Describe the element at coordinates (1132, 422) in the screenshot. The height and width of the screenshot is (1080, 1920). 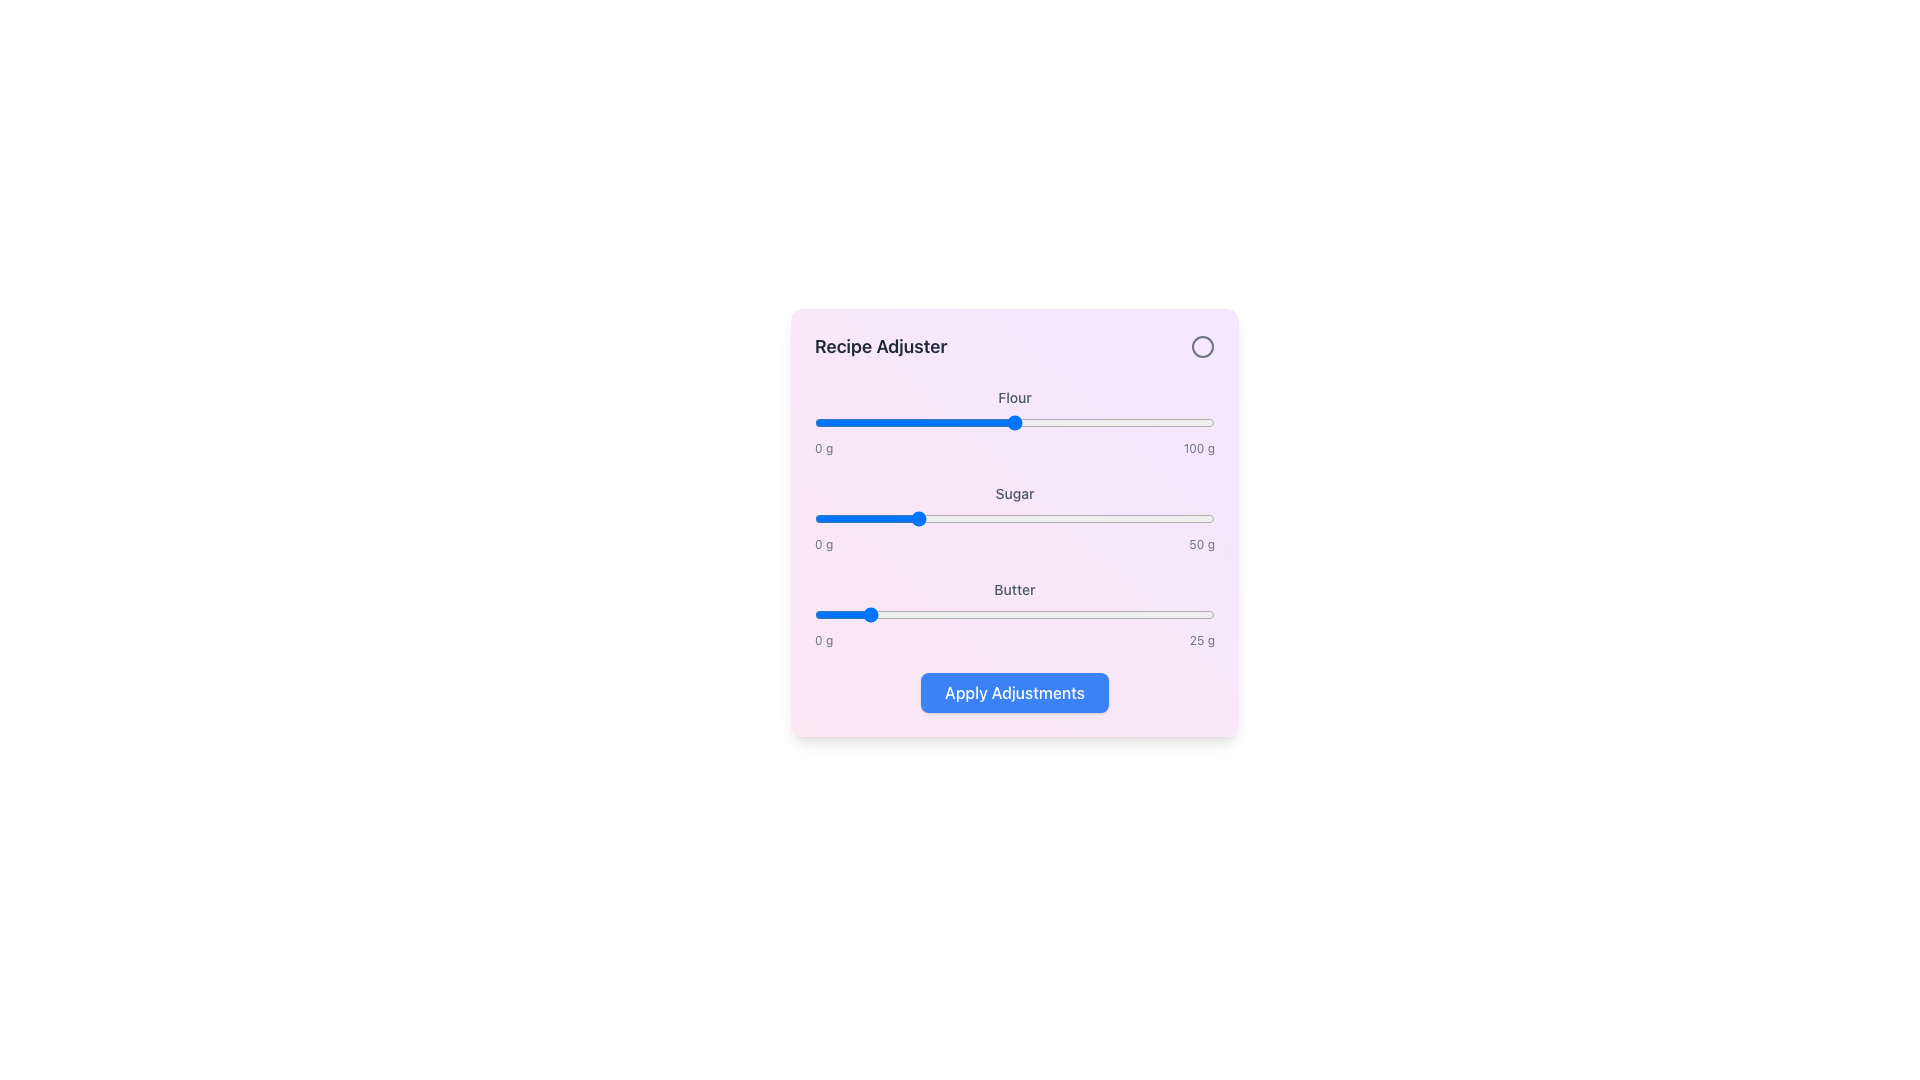
I see `the flour amount` at that location.